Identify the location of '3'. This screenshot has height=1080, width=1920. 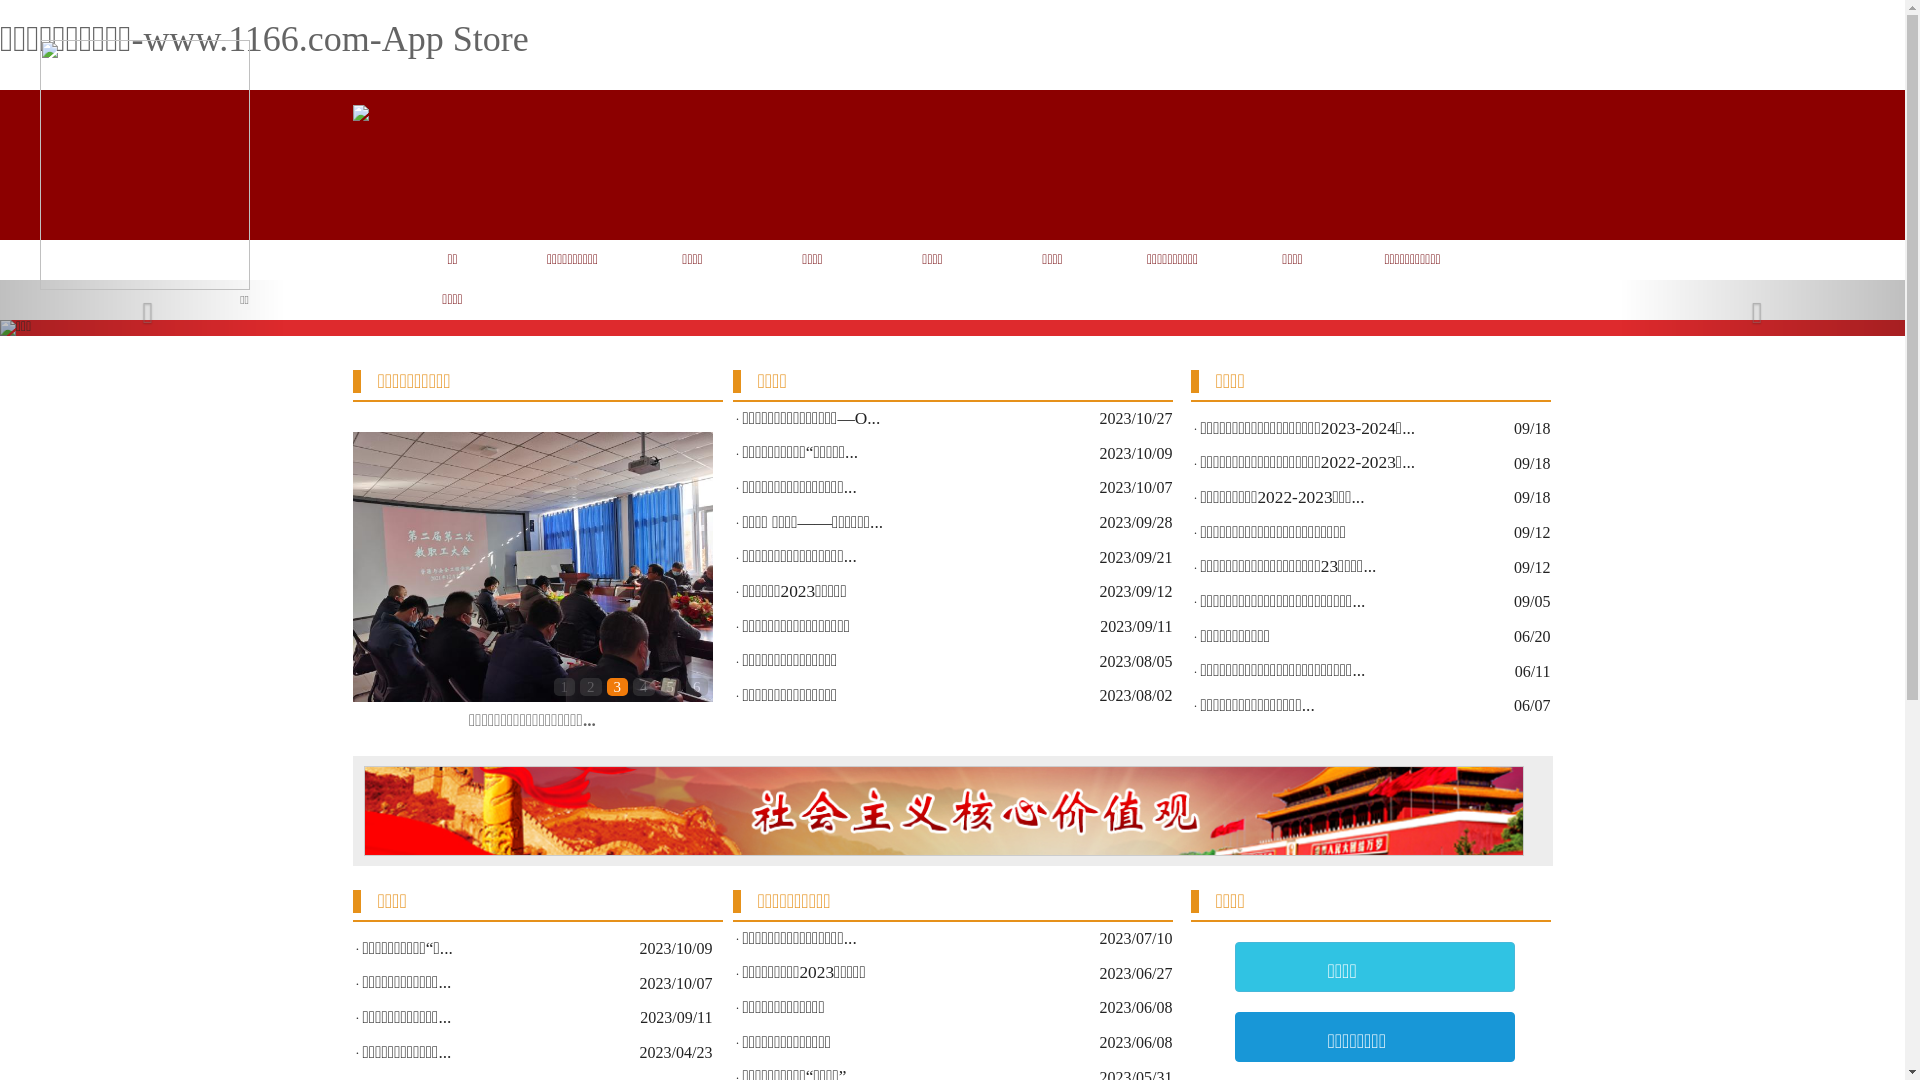
(616, 685).